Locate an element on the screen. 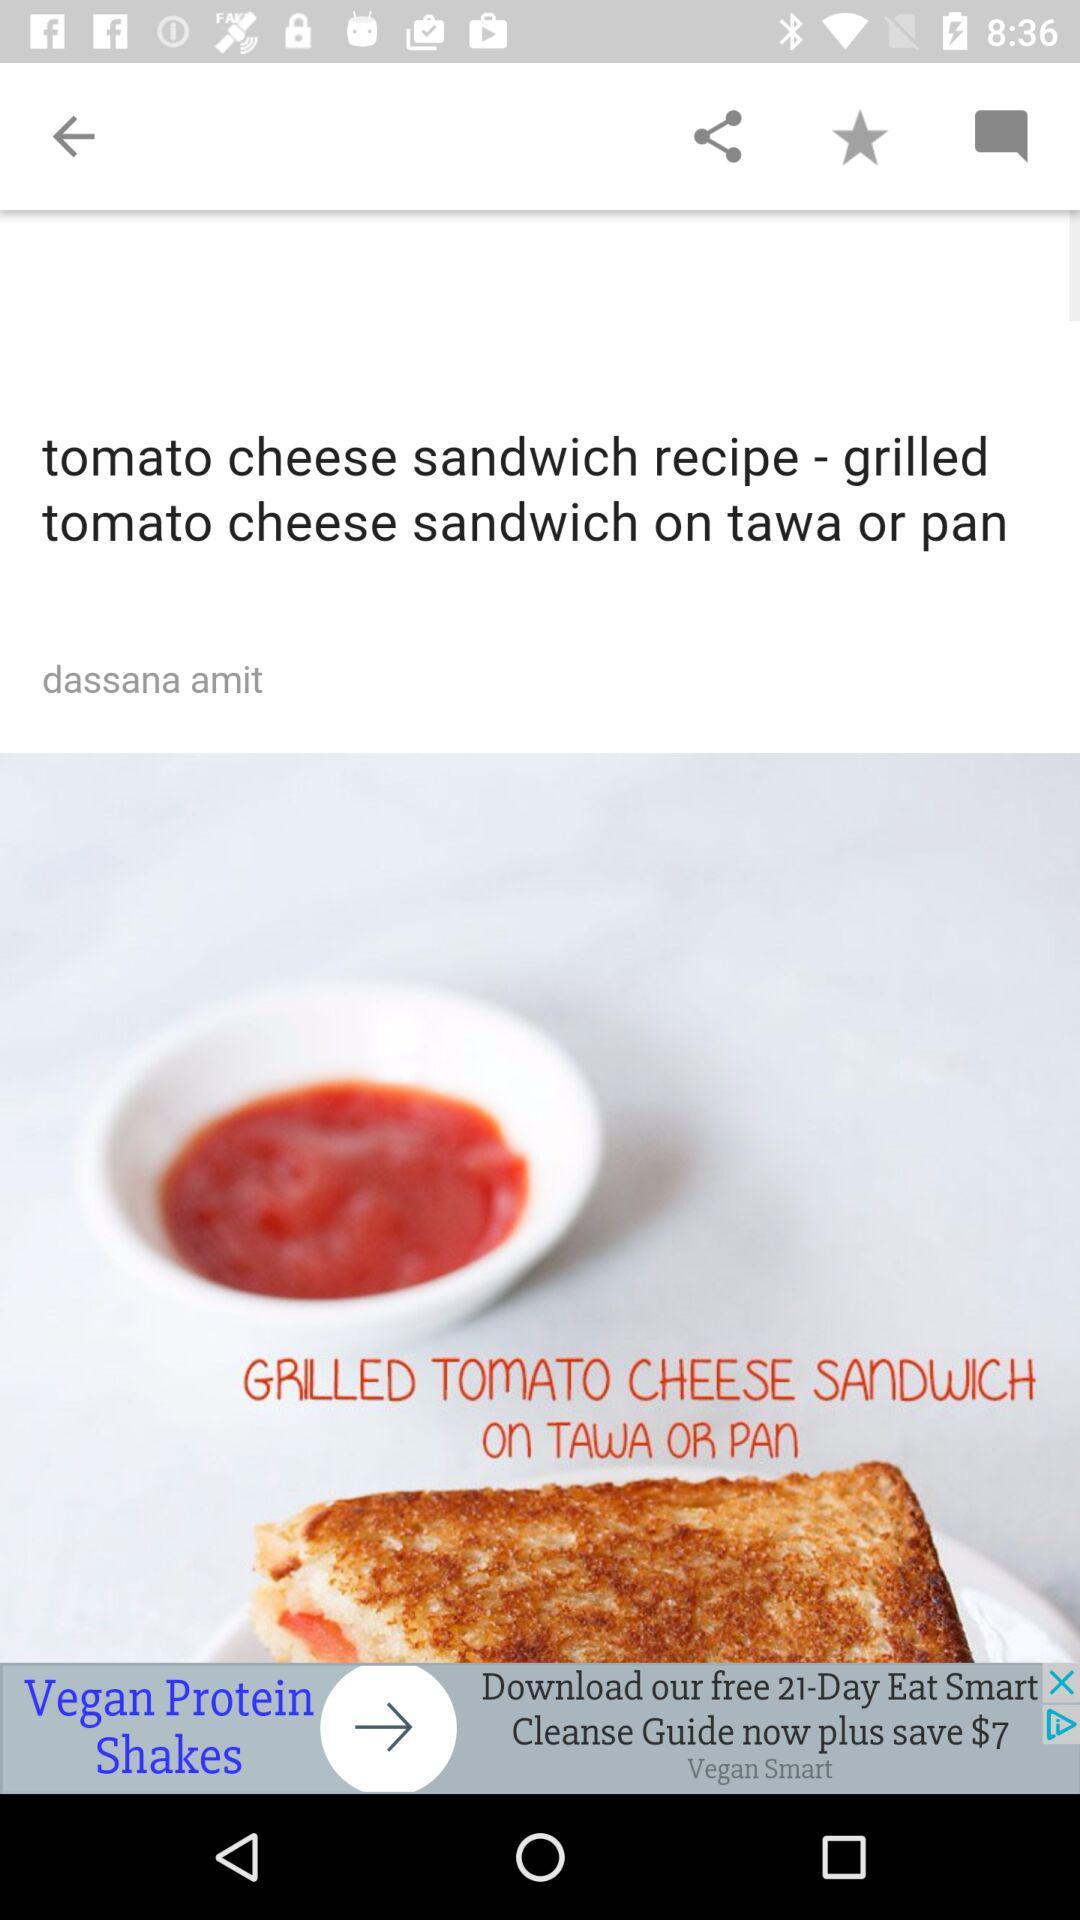 Image resolution: width=1080 pixels, height=1920 pixels. click for advertisement is located at coordinates (540, 1727).